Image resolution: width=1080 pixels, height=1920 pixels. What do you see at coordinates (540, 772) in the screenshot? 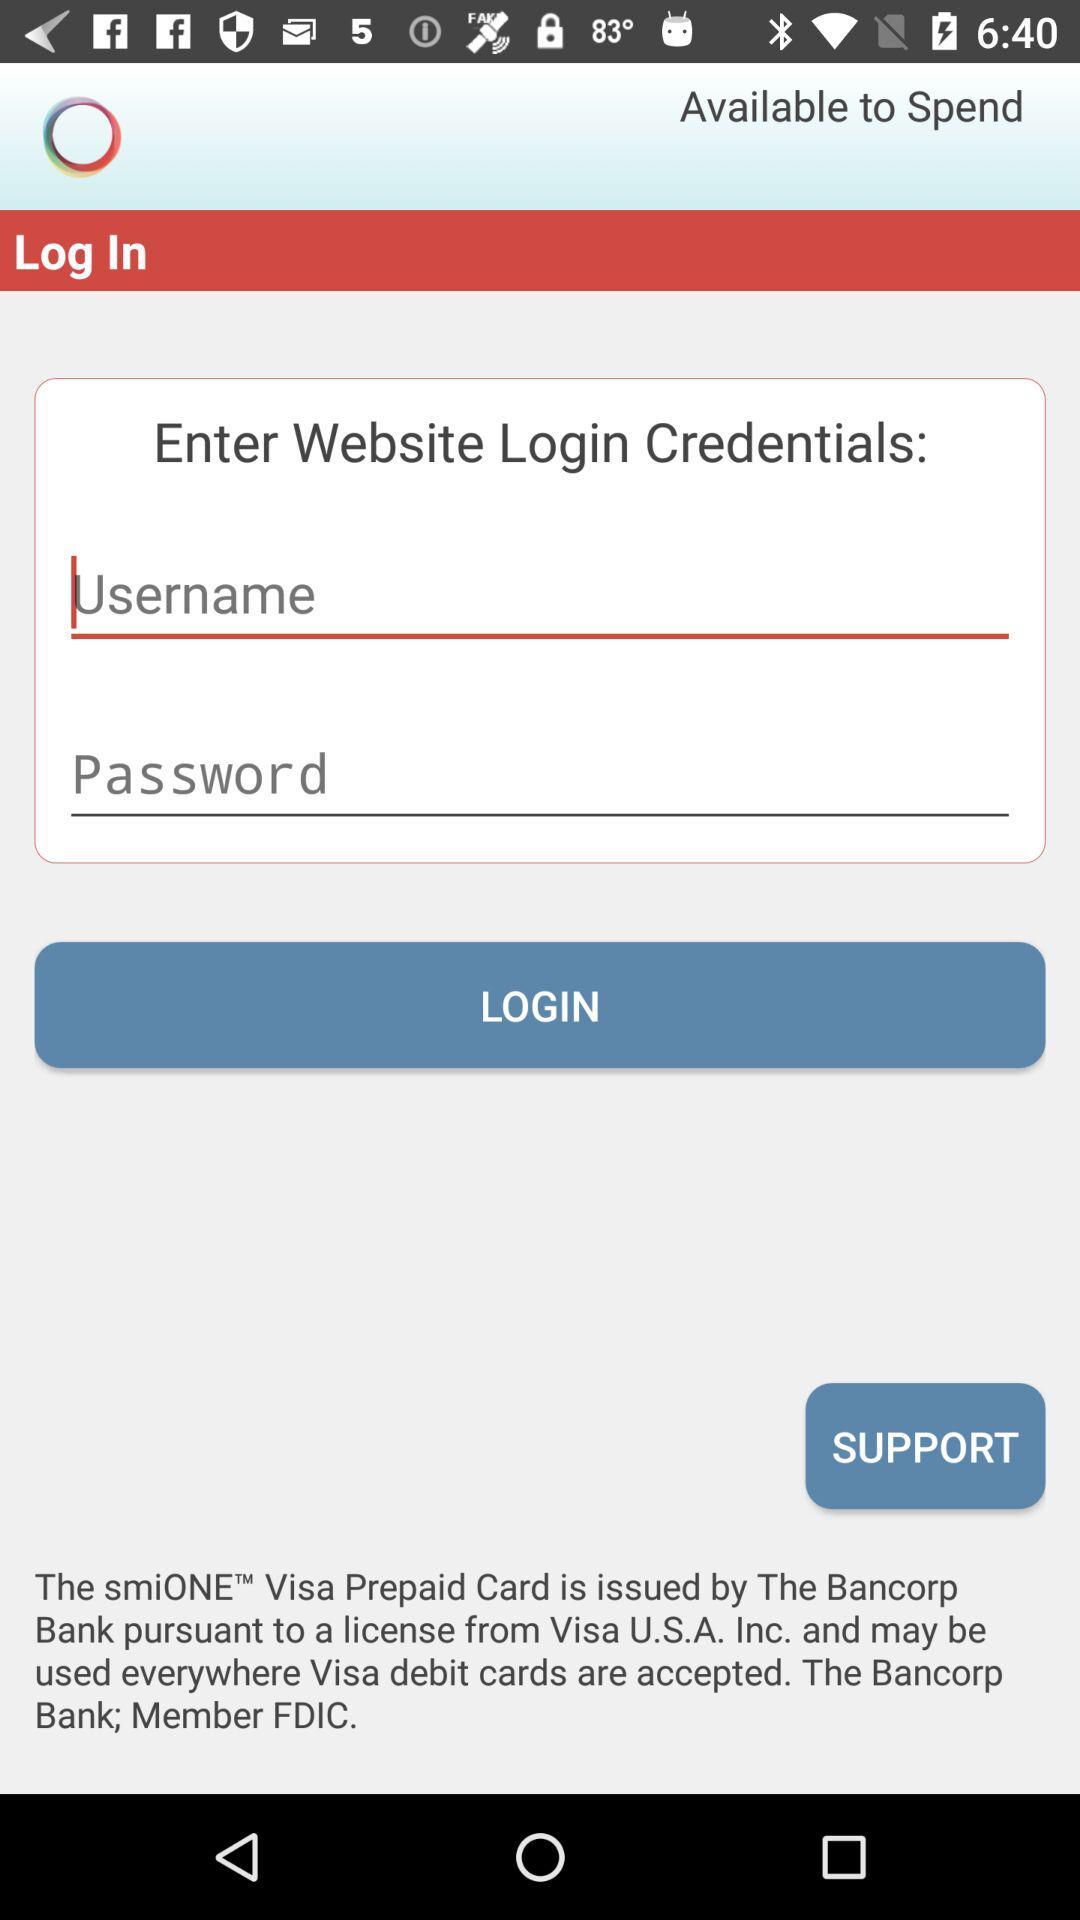
I see `type password` at bounding box center [540, 772].